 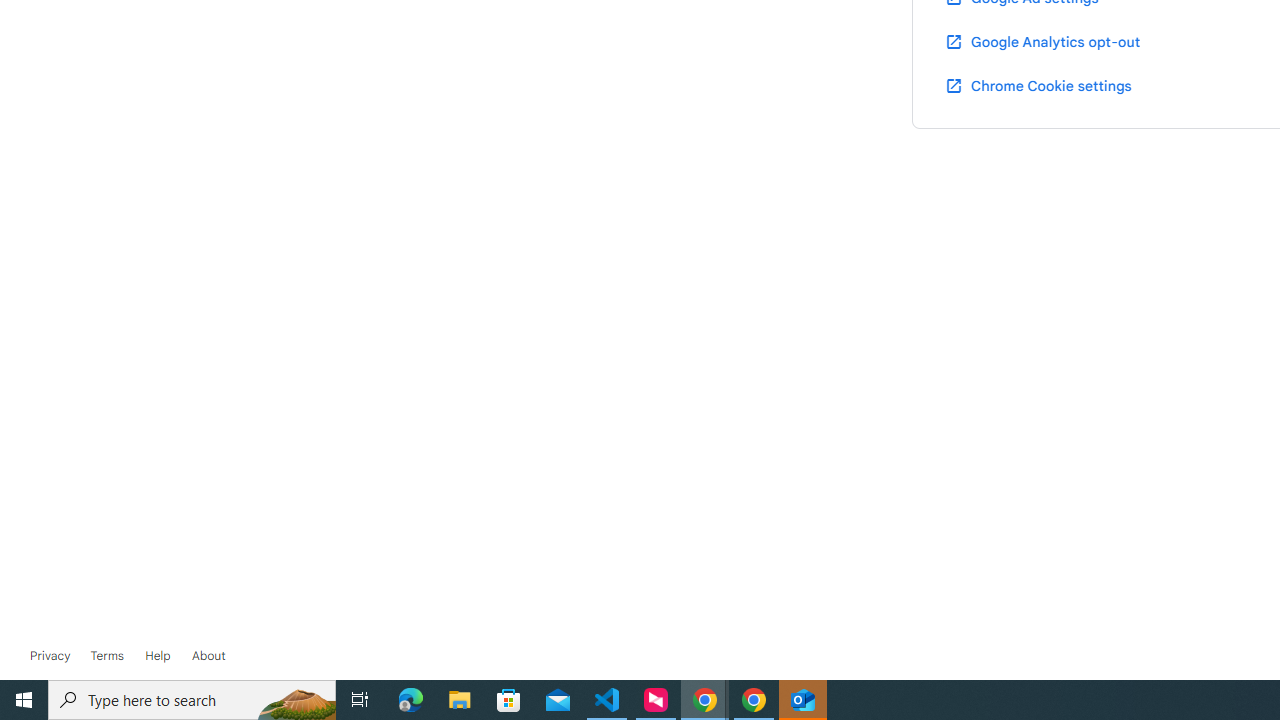 What do you see at coordinates (208, 655) in the screenshot?
I see `'Learn more about Google Account'` at bounding box center [208, 655].